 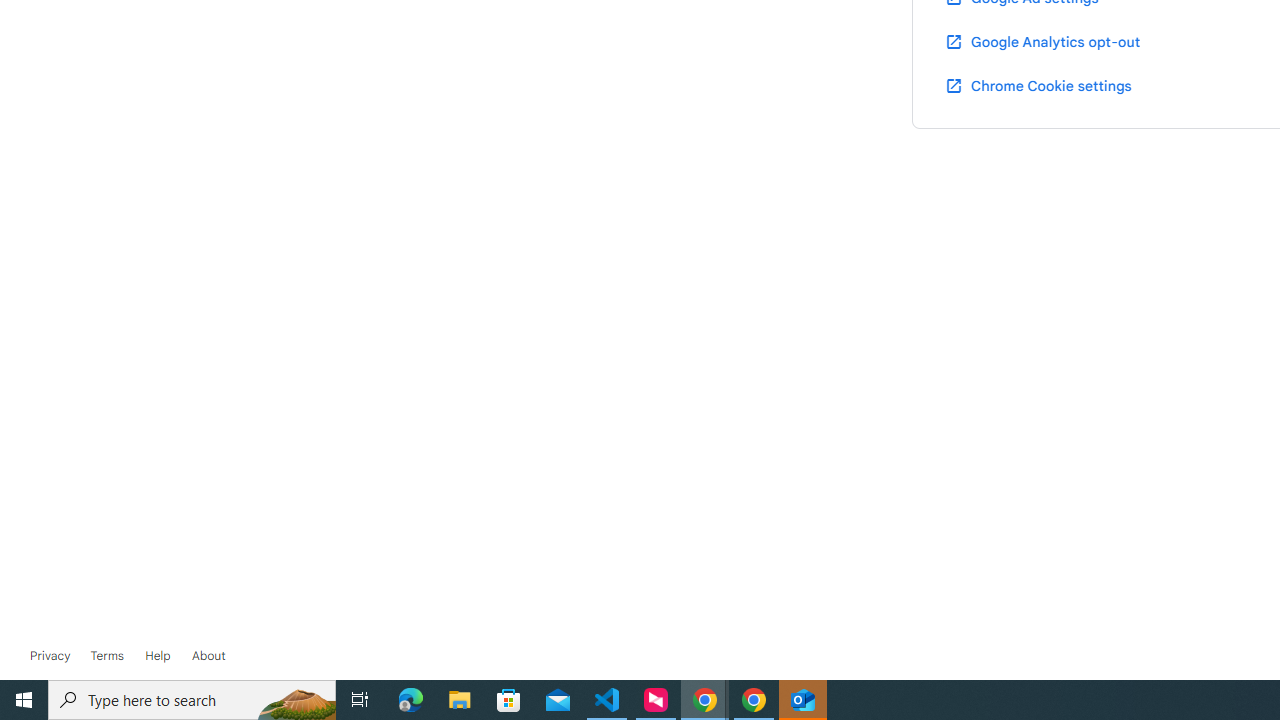 What do you see at coordinates (208, 655) in the screenshot?
I see `'Learn more about Google Account'` at bounding box center [208, 655].